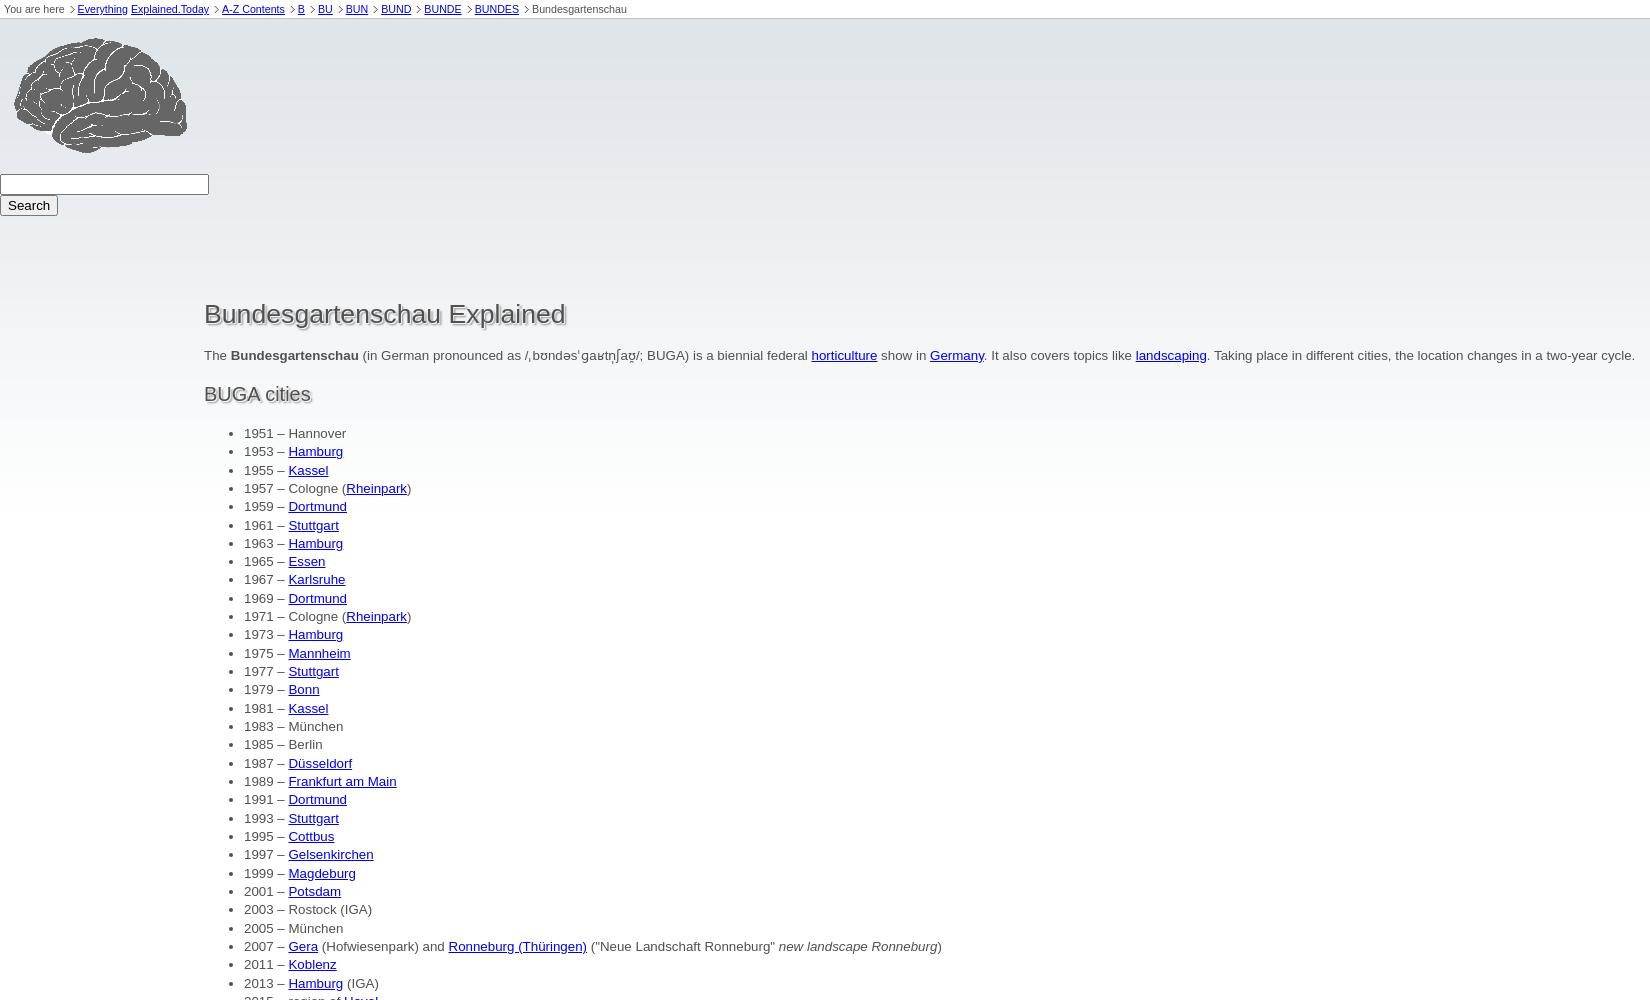 This screenshot has width=1650, height=1000. What do you see at coordinates (221, 9) in the screenshot?
I see `'A-Z Contents'` at bounding box center [221, 9].